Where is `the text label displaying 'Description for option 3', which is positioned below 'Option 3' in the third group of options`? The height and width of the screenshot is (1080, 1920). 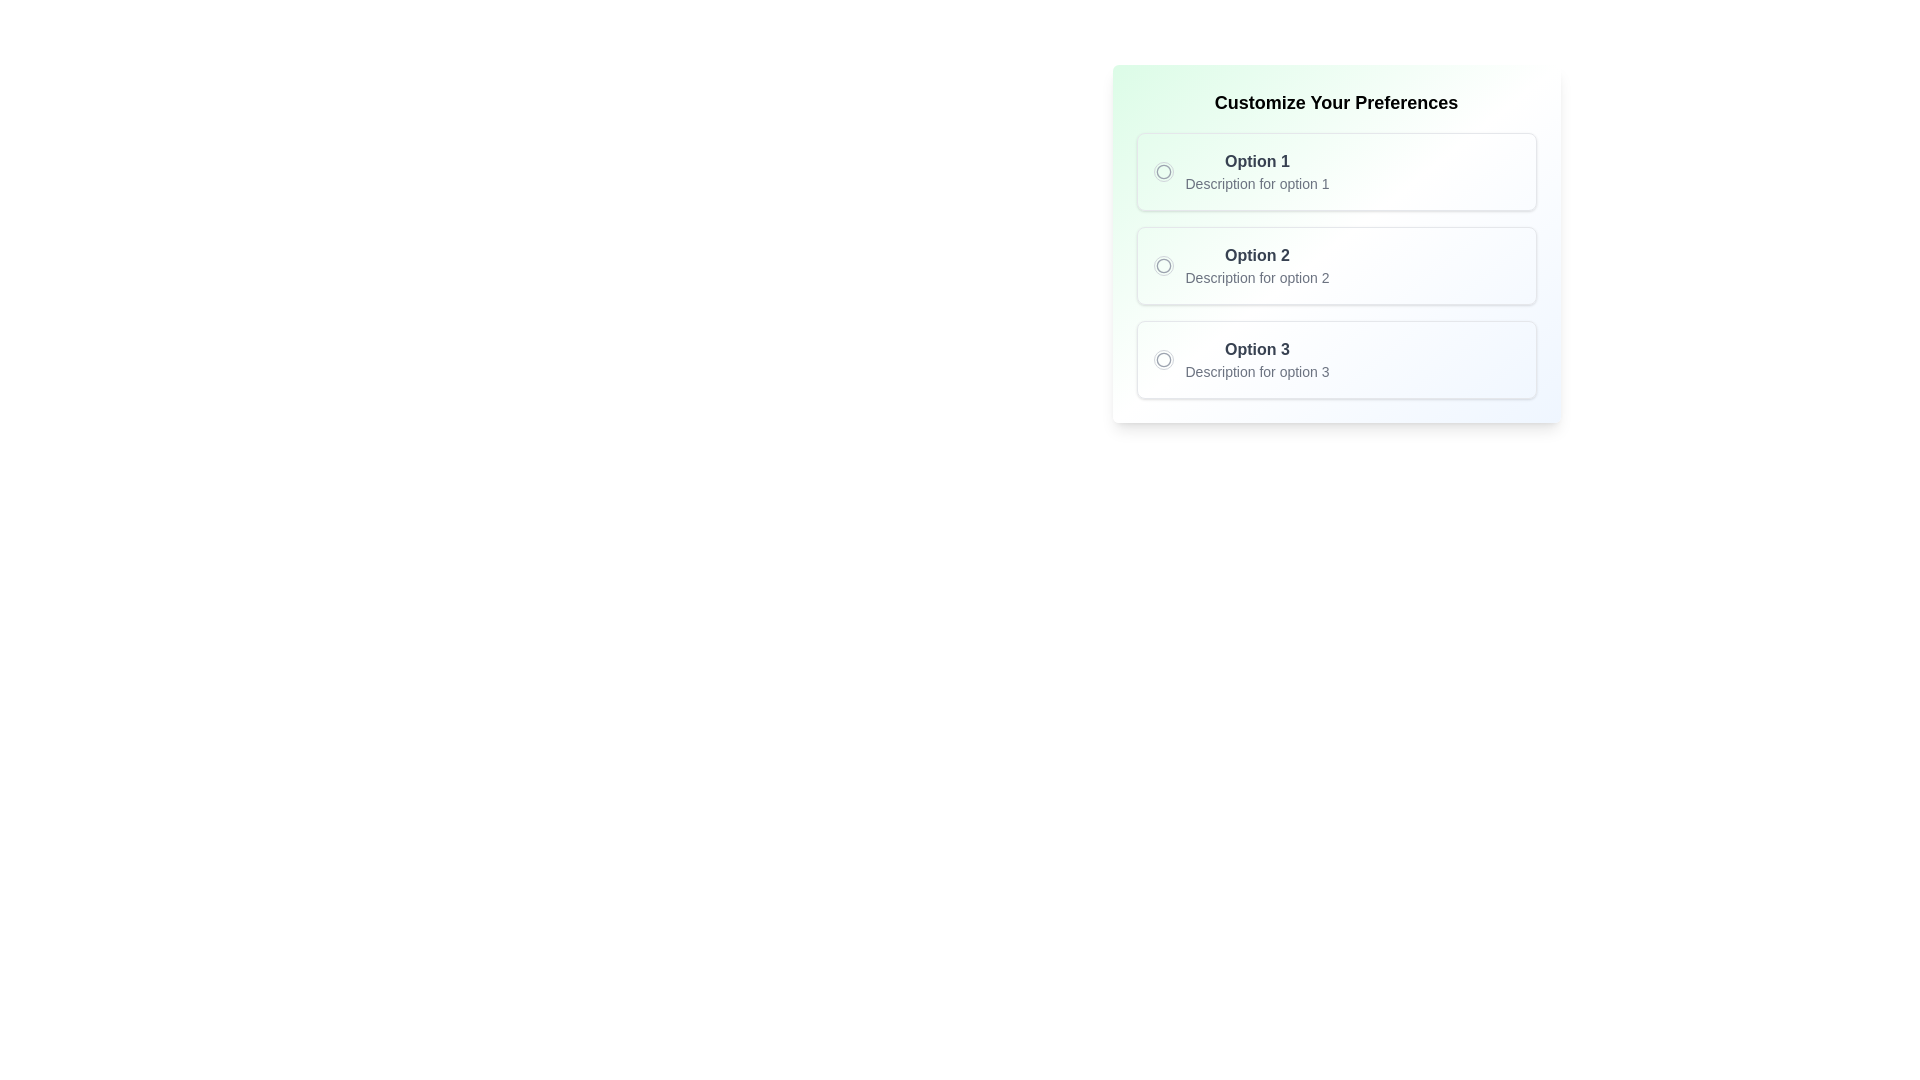
the text label displaying 'Description for option 3', which is positioned below 'Option 3' in the third group of options is located at coordinates (1256, 371).